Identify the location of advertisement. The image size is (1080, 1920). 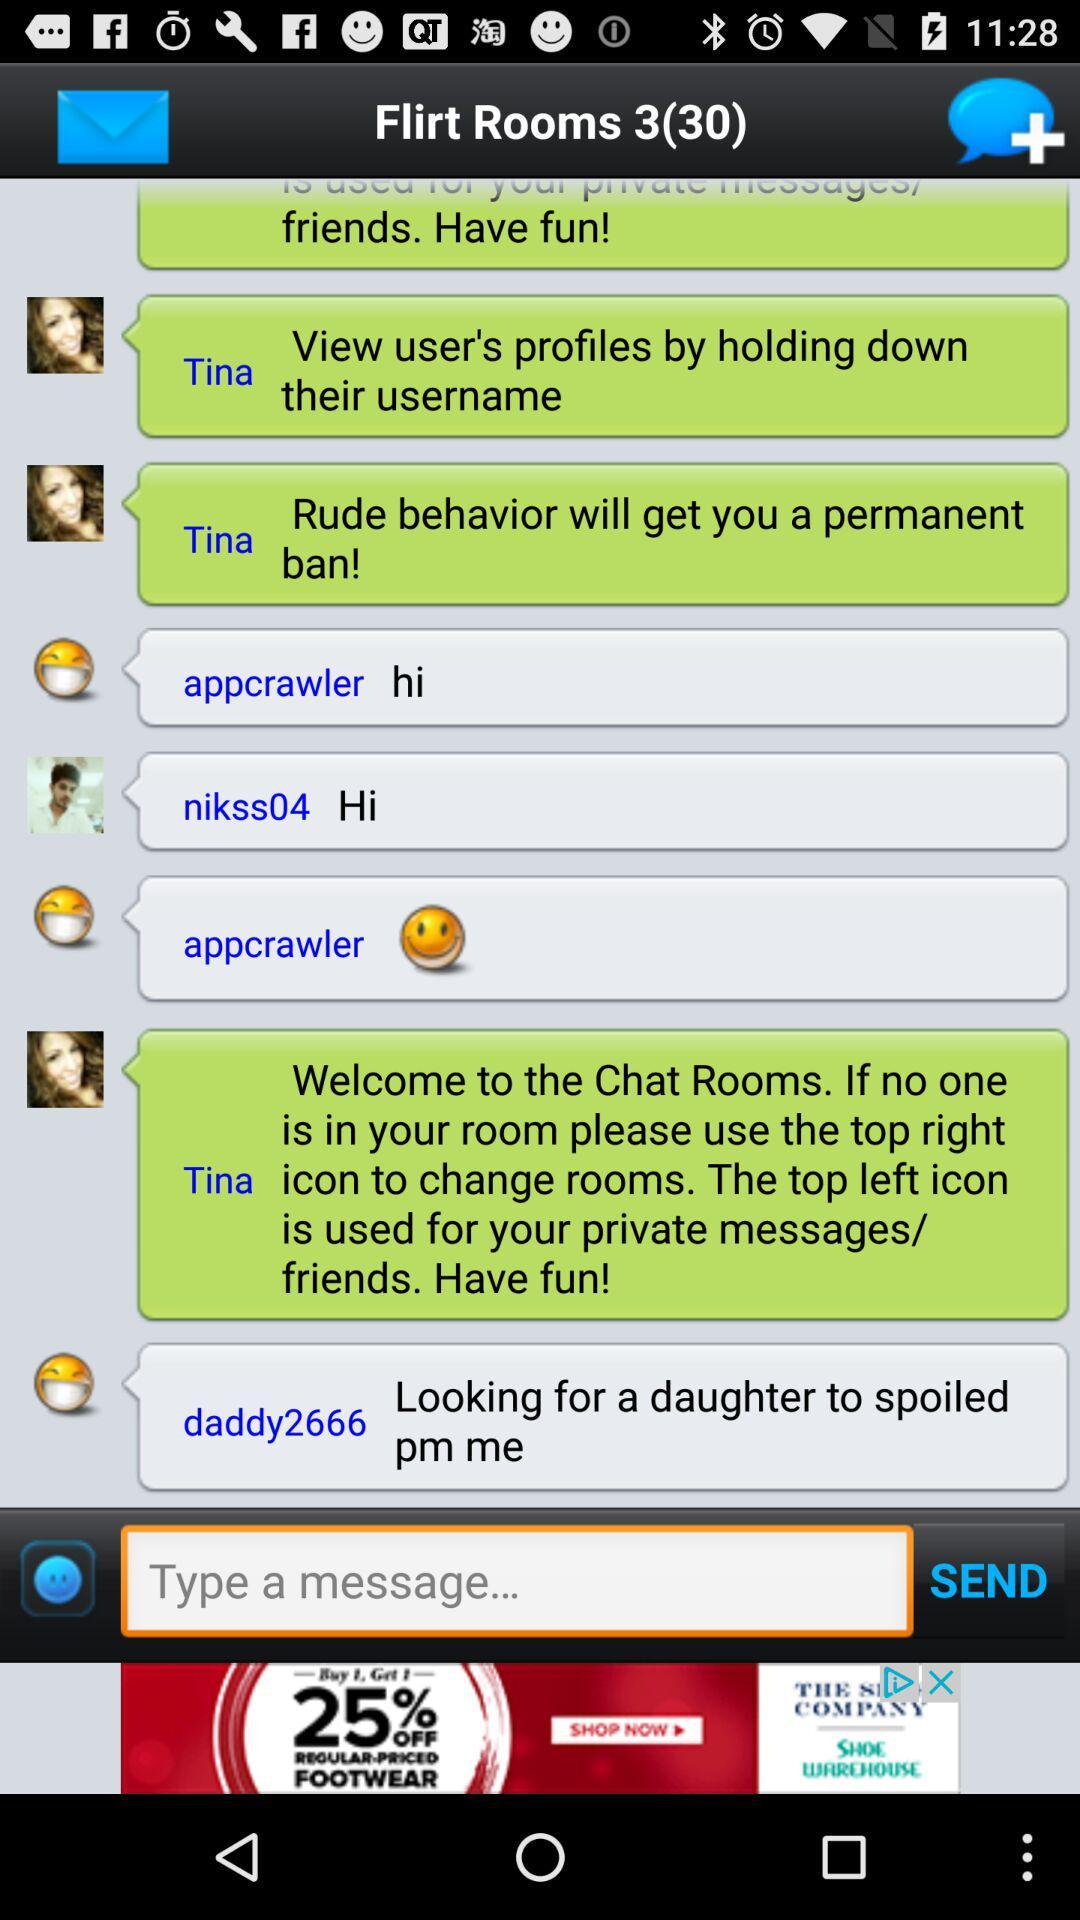
(540, 1727).